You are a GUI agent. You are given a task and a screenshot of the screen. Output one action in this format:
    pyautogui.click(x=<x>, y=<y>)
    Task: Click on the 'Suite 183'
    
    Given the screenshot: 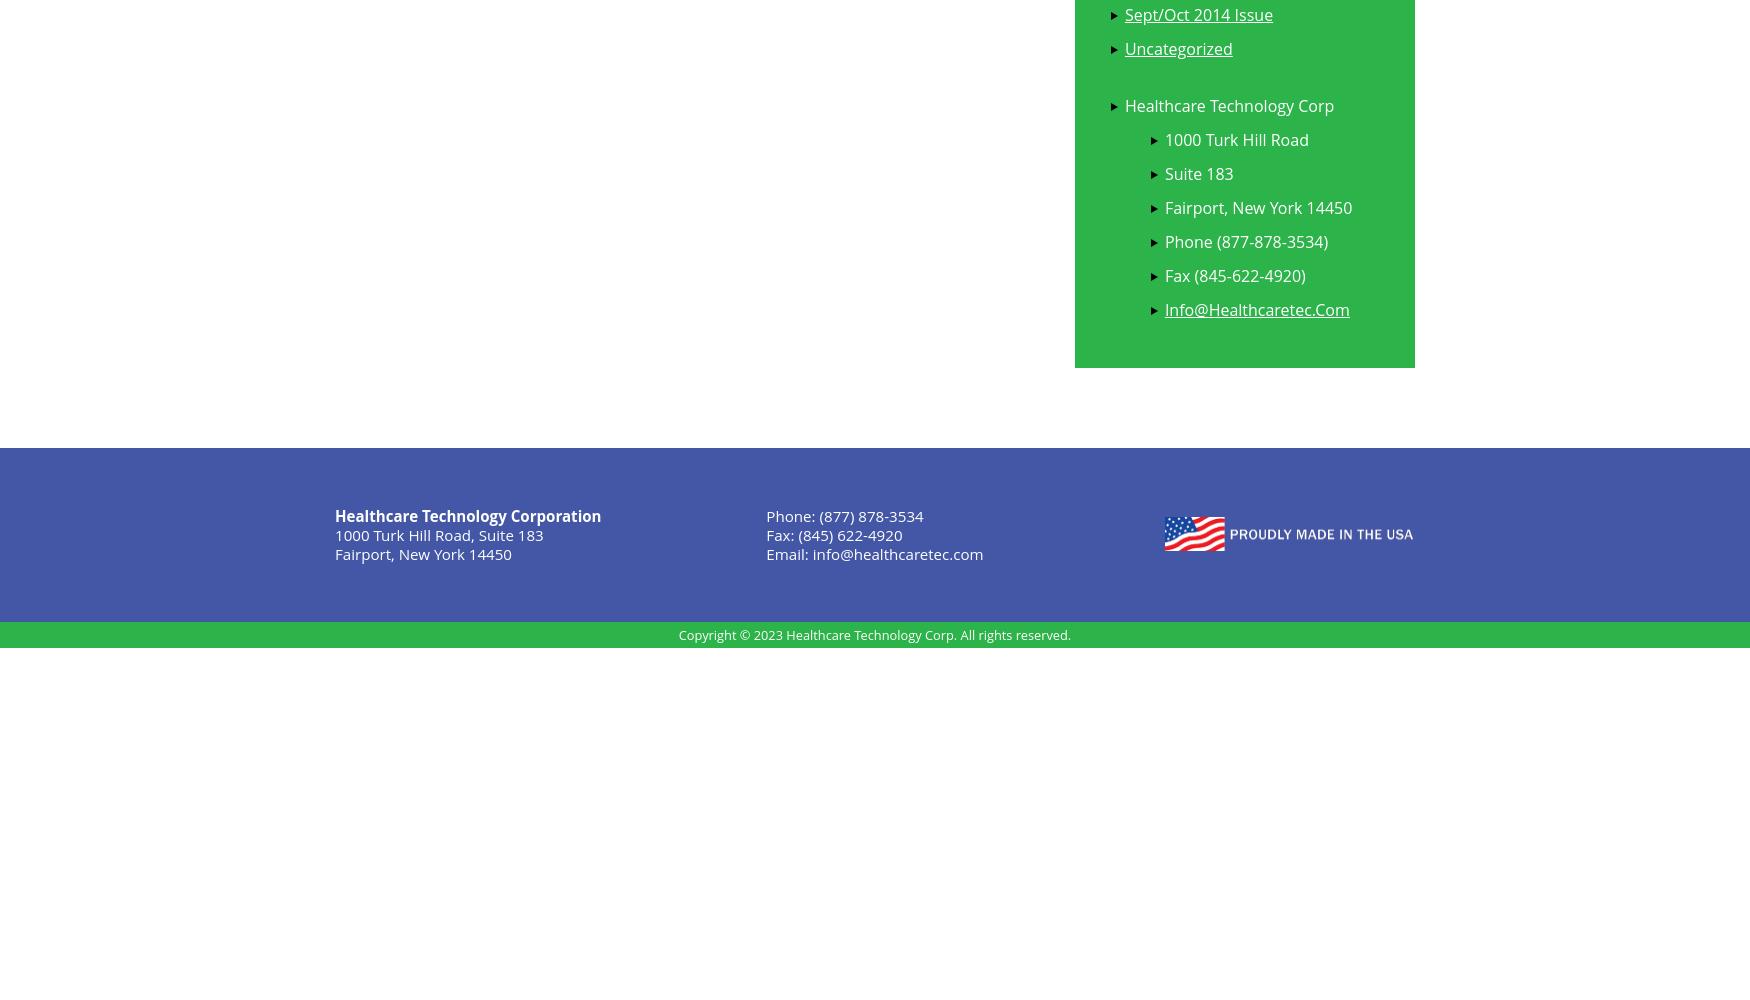 What is the action you would take?
    pyautogui.click(x=1198, y=174)
    